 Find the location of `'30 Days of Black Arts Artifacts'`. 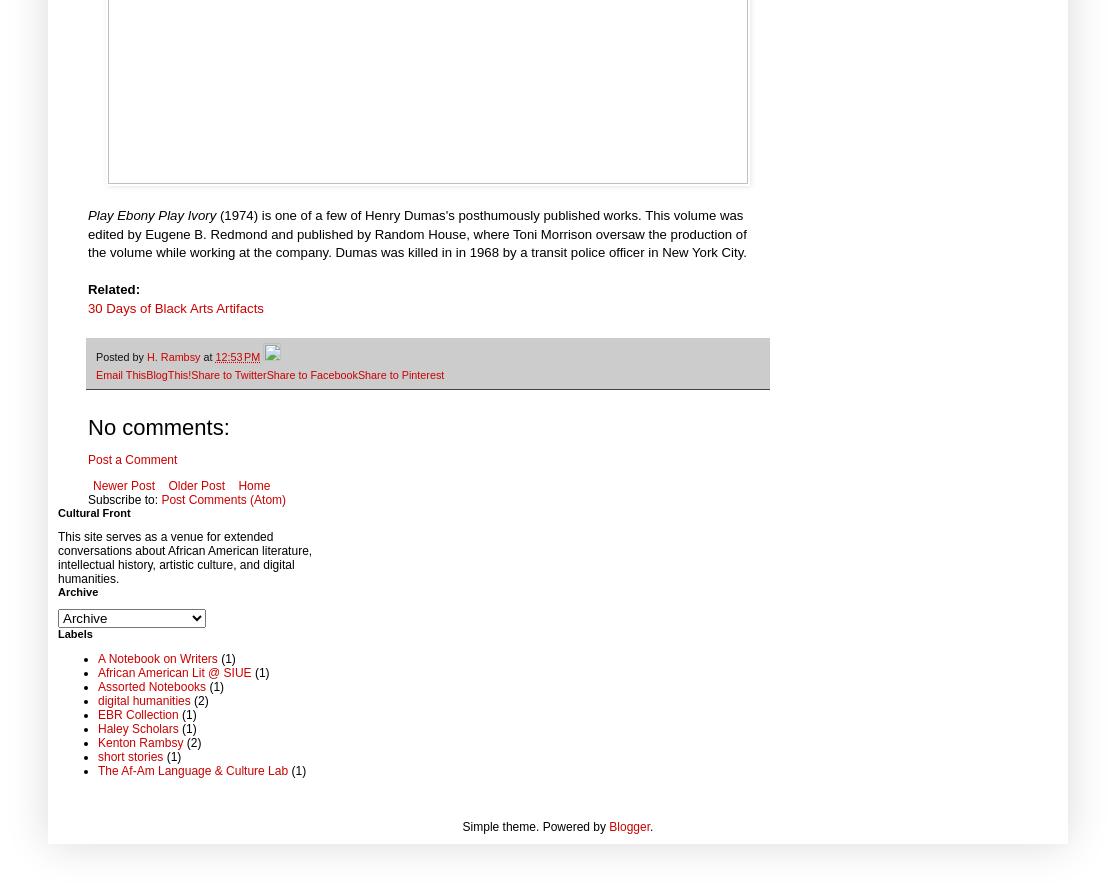

'30 Days of Black Arts Artifacts' is located at coordinates (86, 307).